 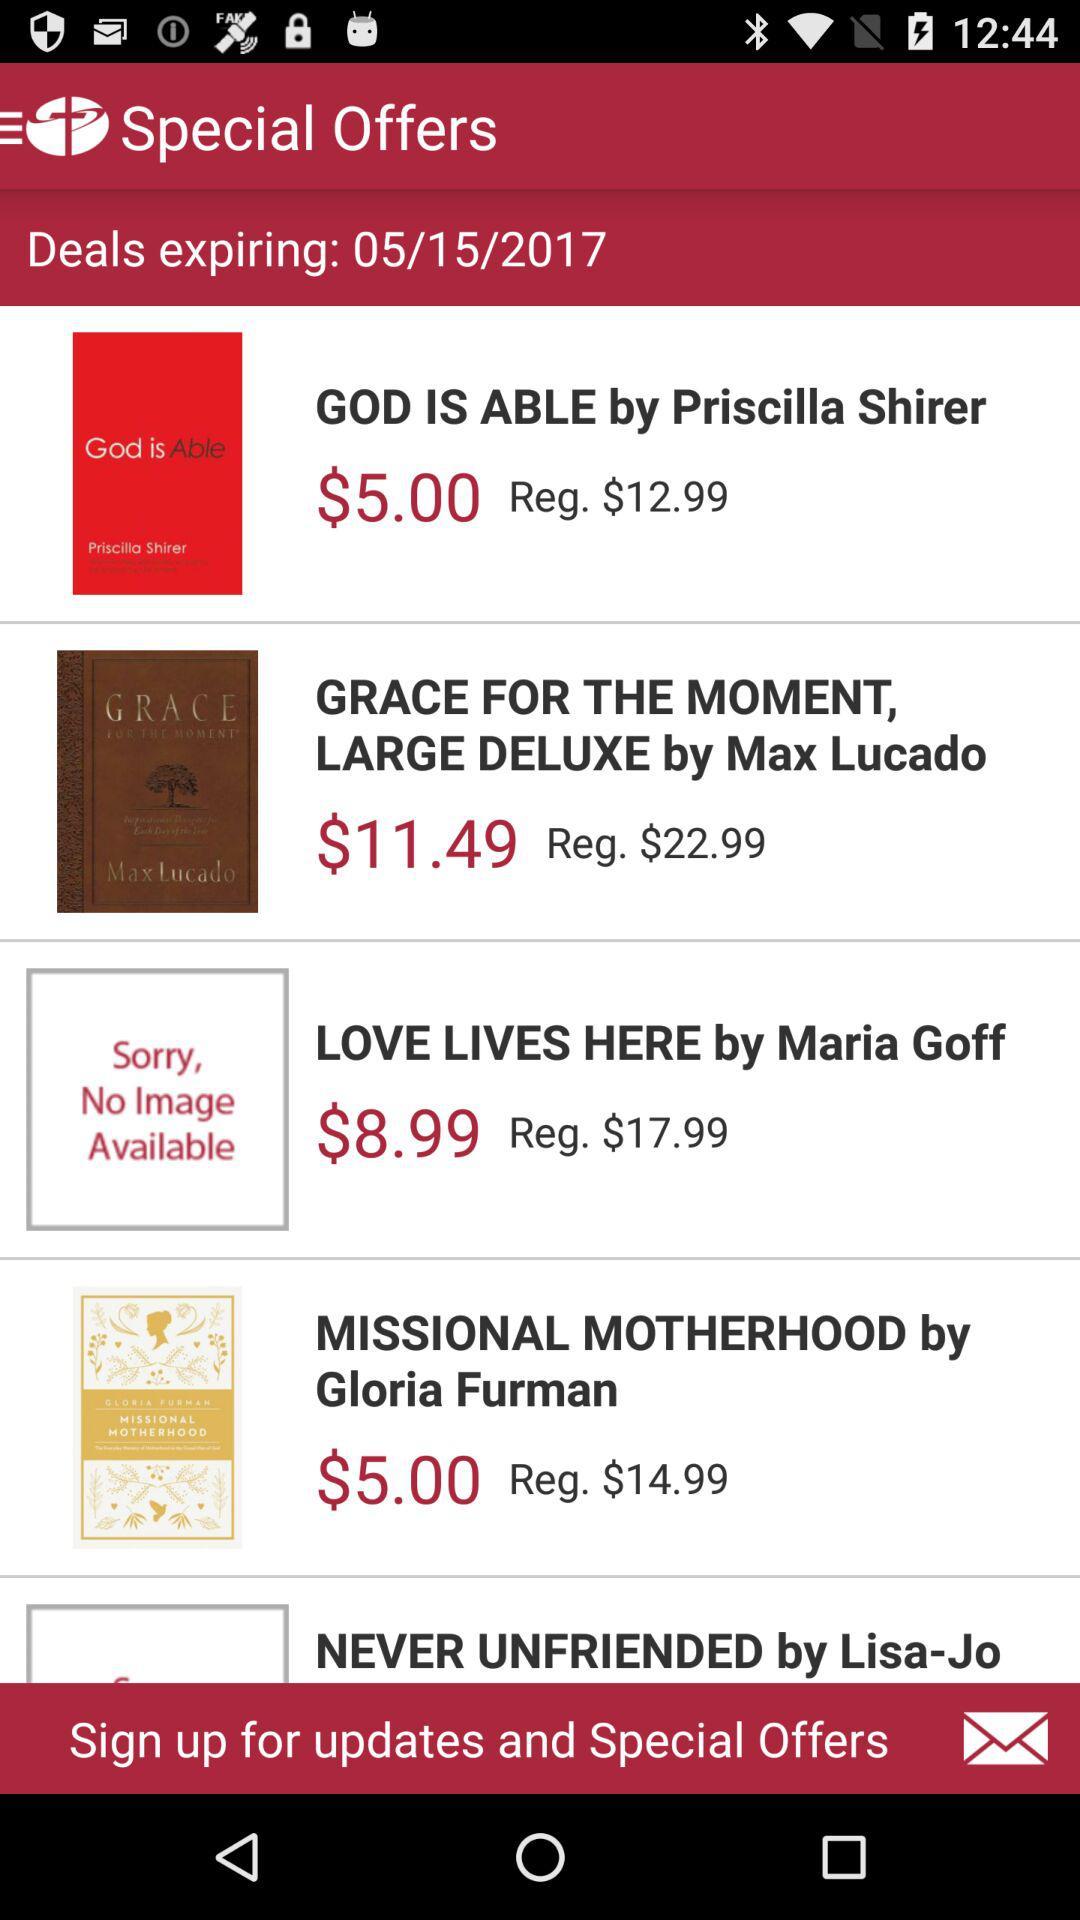 What do you see at coordinates (683, 1040) in the screenshot?
I see `love lives here icon` at bounding box center [683, 1040].